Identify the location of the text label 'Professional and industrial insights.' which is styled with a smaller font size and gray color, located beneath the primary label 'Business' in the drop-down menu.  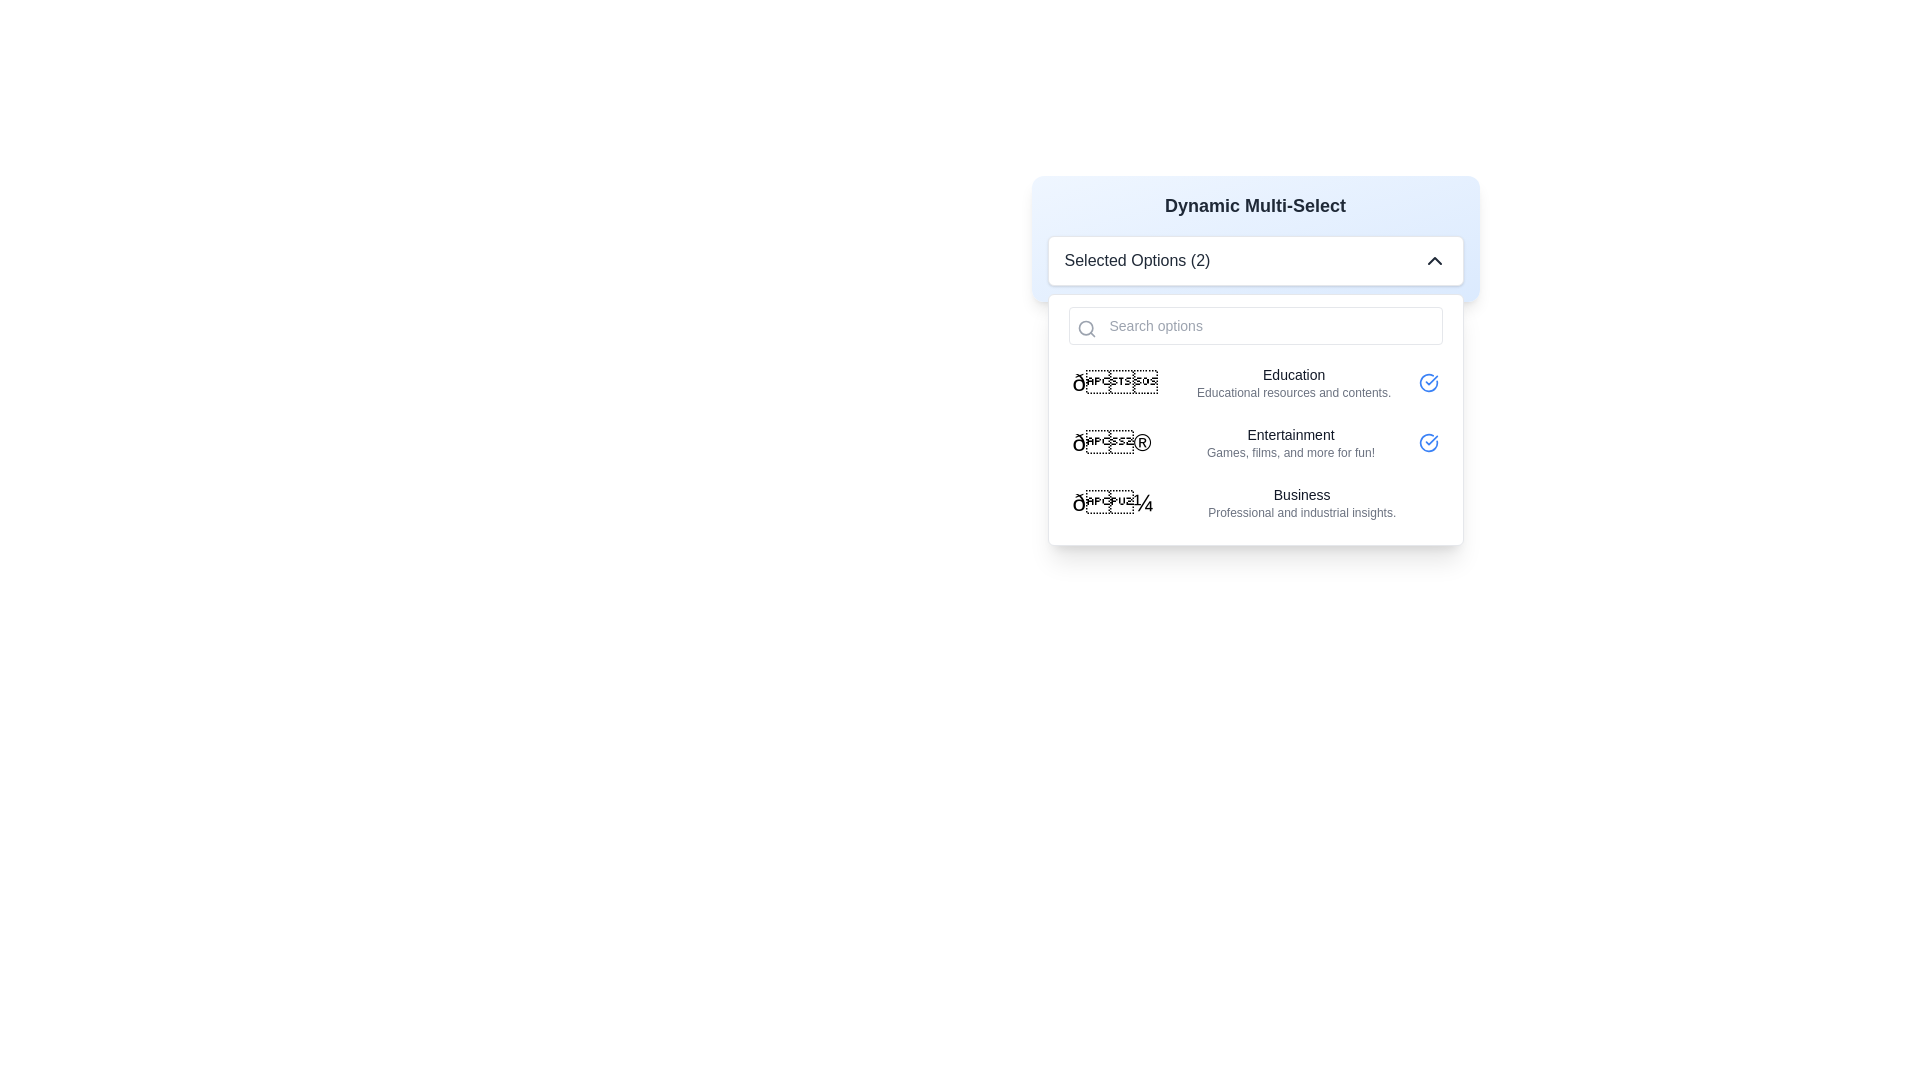
(1302, 512).